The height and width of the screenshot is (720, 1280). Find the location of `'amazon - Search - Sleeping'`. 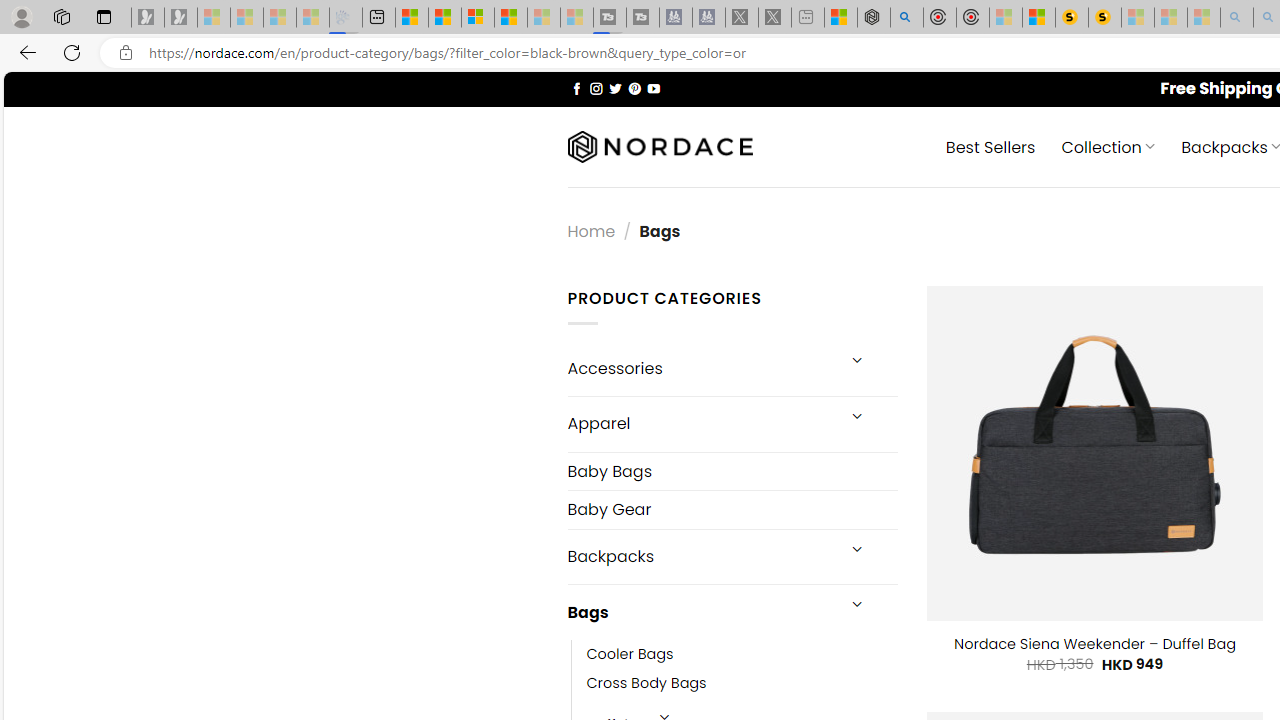

'amazon - Search - Sleeping' is located at coordinates (1236, 17).